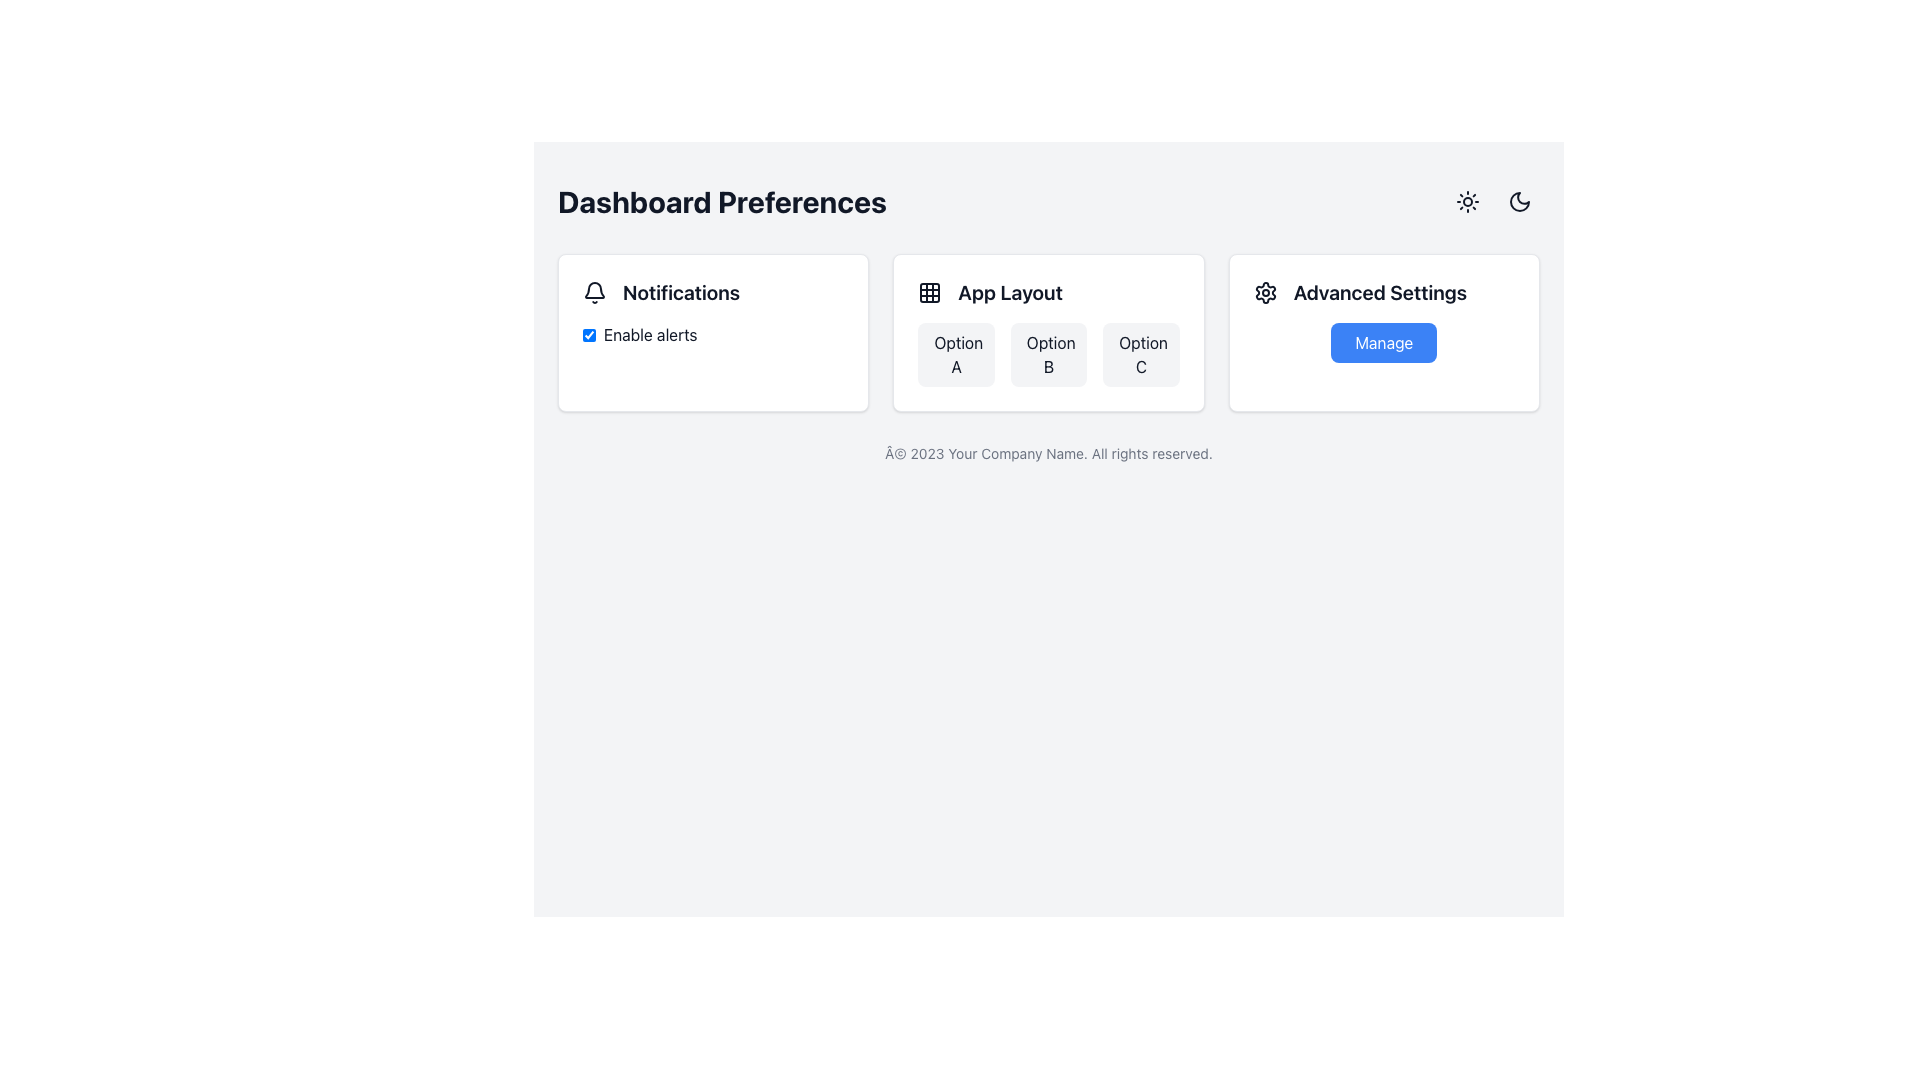 This screenshot has height=1080, width=1920. What do you see at coordinates (594, 290) in the screenshot?
I see `the lower rounded edge of the bell-shaped icon in the Notifications section of the Dashboard Preferences interface` at bounding box center [594, 290].